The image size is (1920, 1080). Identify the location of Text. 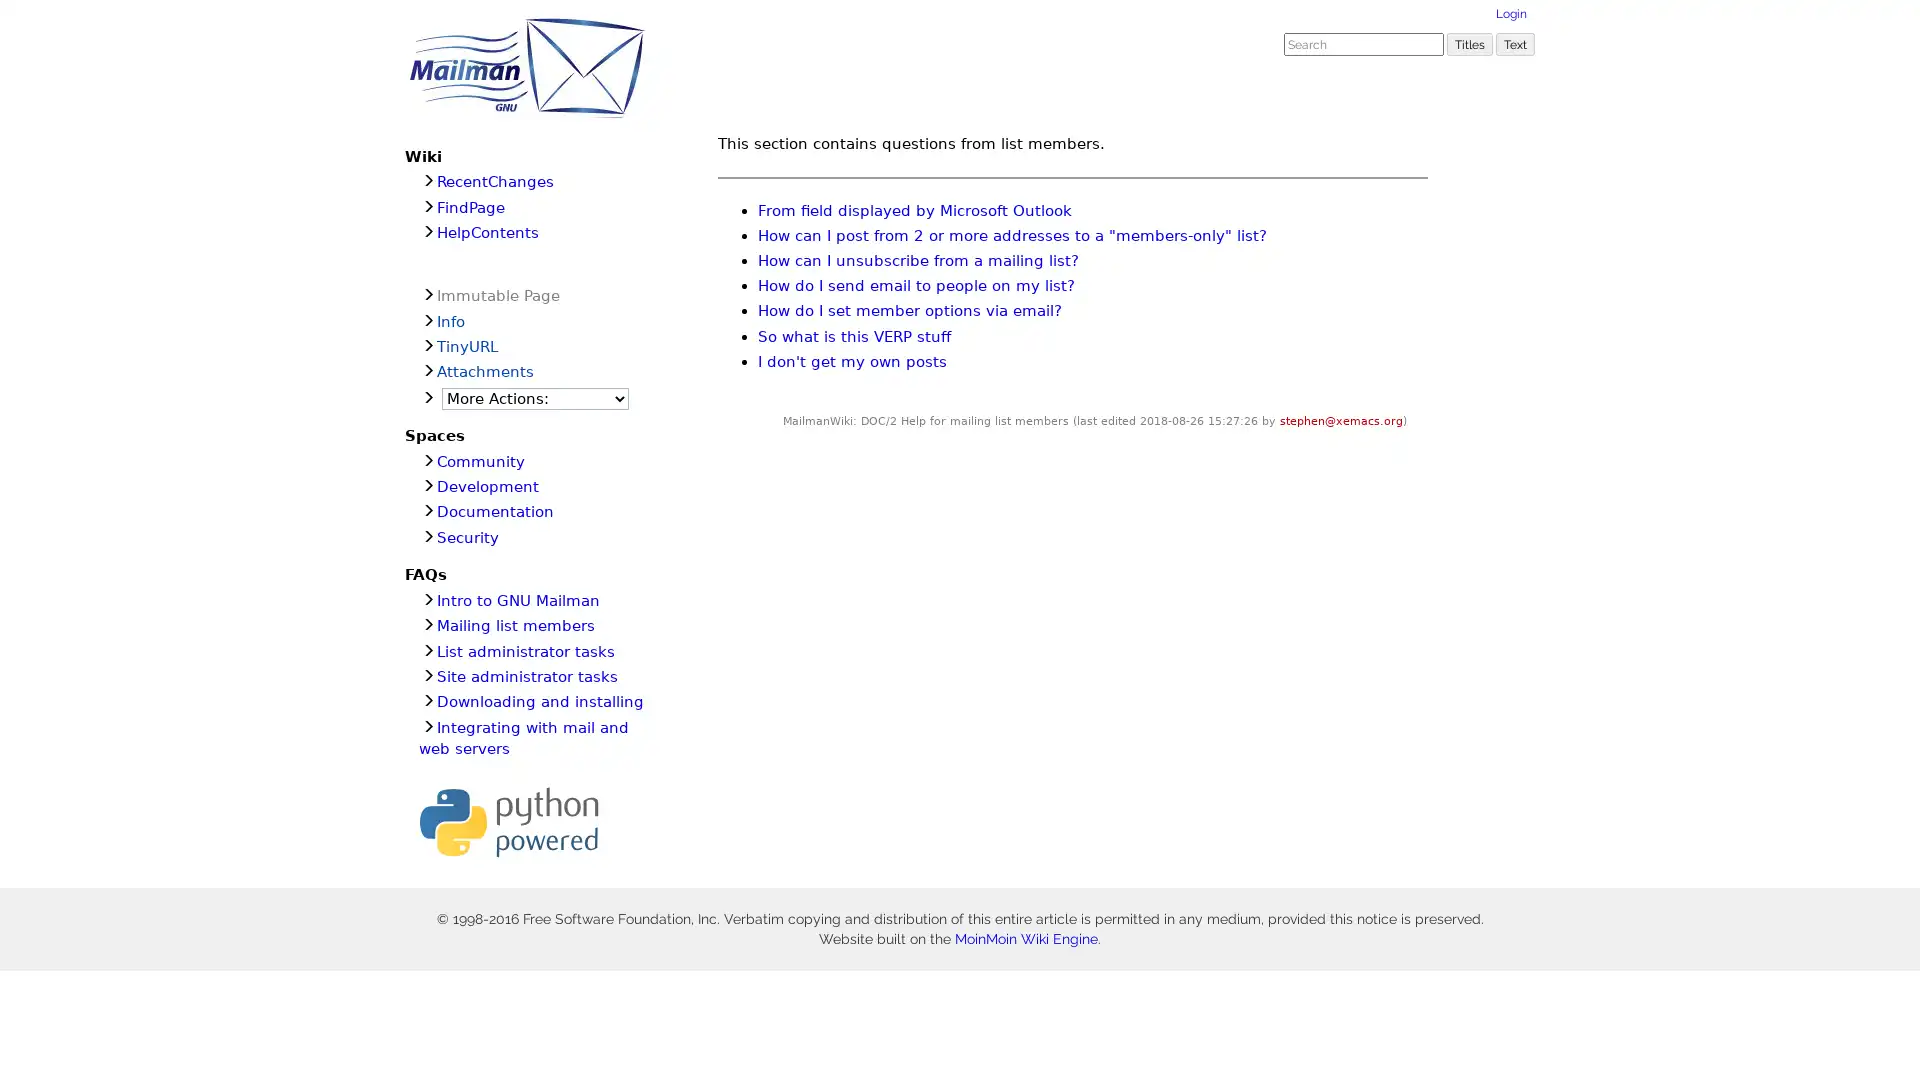
(1515, 43).